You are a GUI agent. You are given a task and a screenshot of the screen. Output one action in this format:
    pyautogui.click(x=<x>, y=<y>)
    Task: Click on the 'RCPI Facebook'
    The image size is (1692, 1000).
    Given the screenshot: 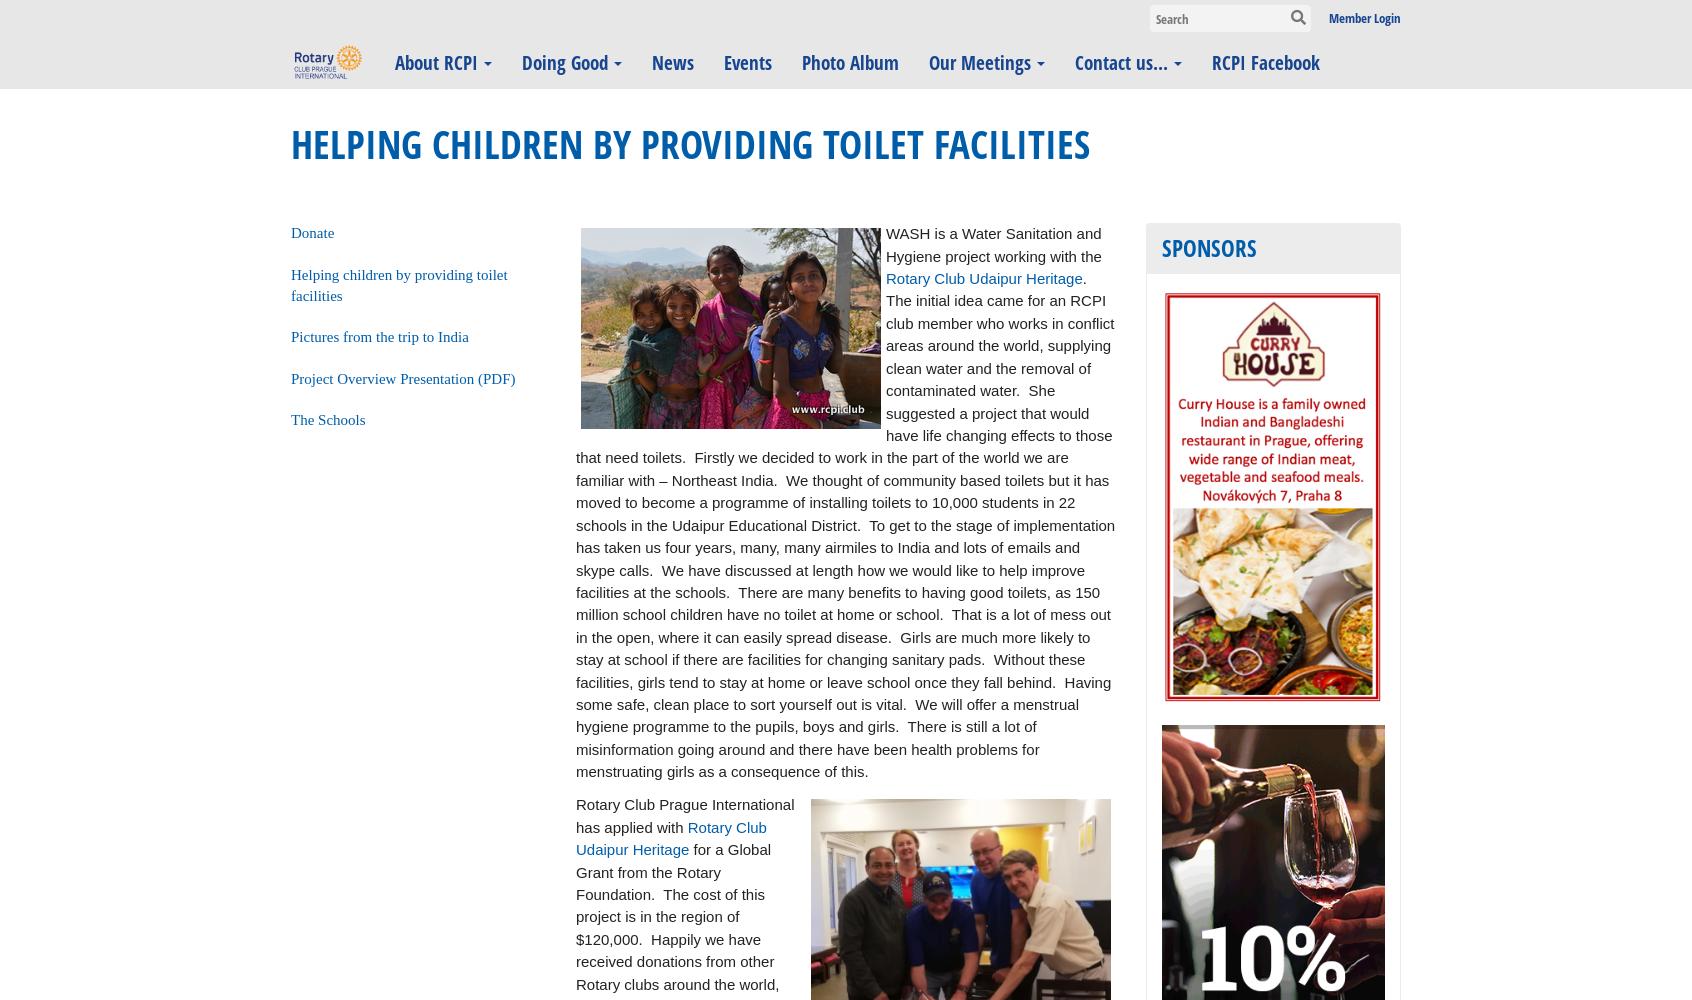 What is the action you would take?
    pyautogui.click(x=1265, y=62)
    